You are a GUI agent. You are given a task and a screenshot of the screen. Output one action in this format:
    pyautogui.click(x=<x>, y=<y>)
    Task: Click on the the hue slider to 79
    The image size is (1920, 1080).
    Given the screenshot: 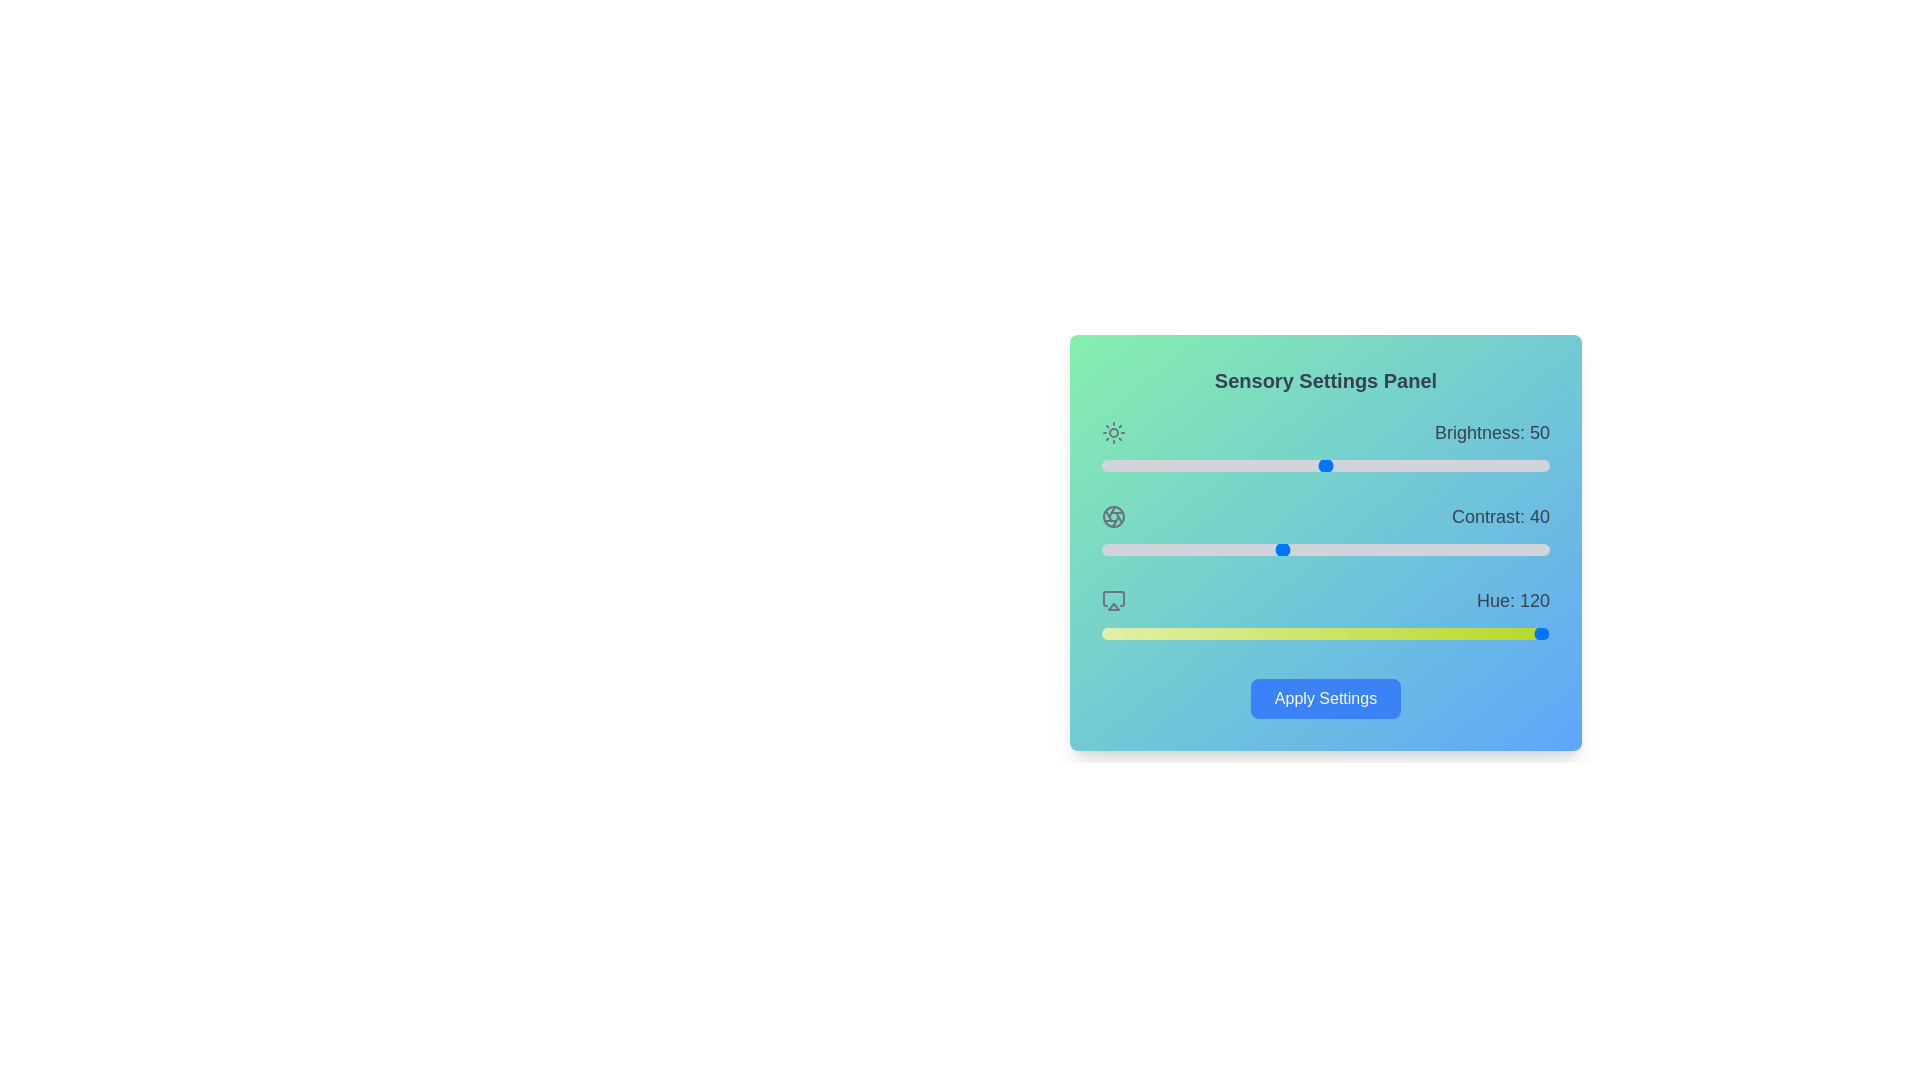 What is the action you would take?
    pyautogui.click(x=1200, y=633)
    